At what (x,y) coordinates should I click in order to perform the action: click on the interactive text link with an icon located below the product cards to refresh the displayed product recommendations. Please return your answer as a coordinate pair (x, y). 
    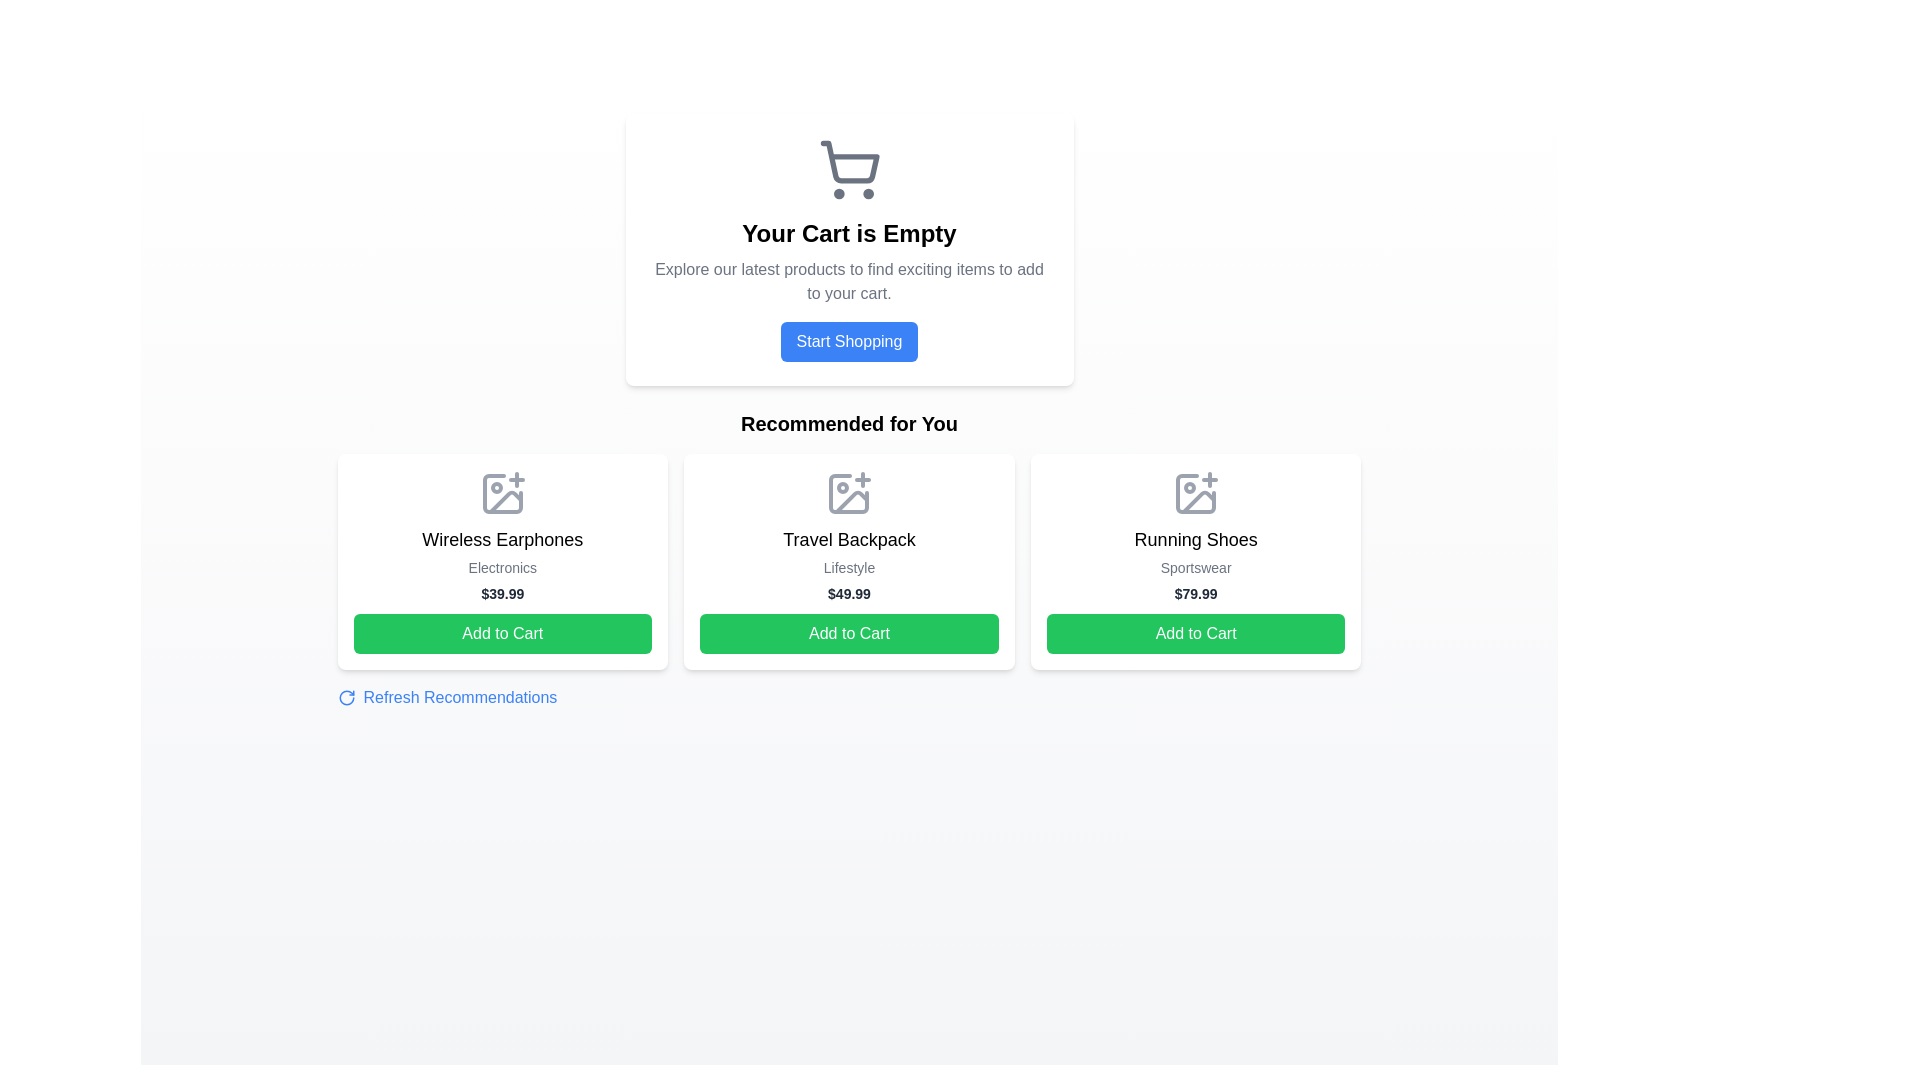
    Looking at the image, I should click on (445, 697).